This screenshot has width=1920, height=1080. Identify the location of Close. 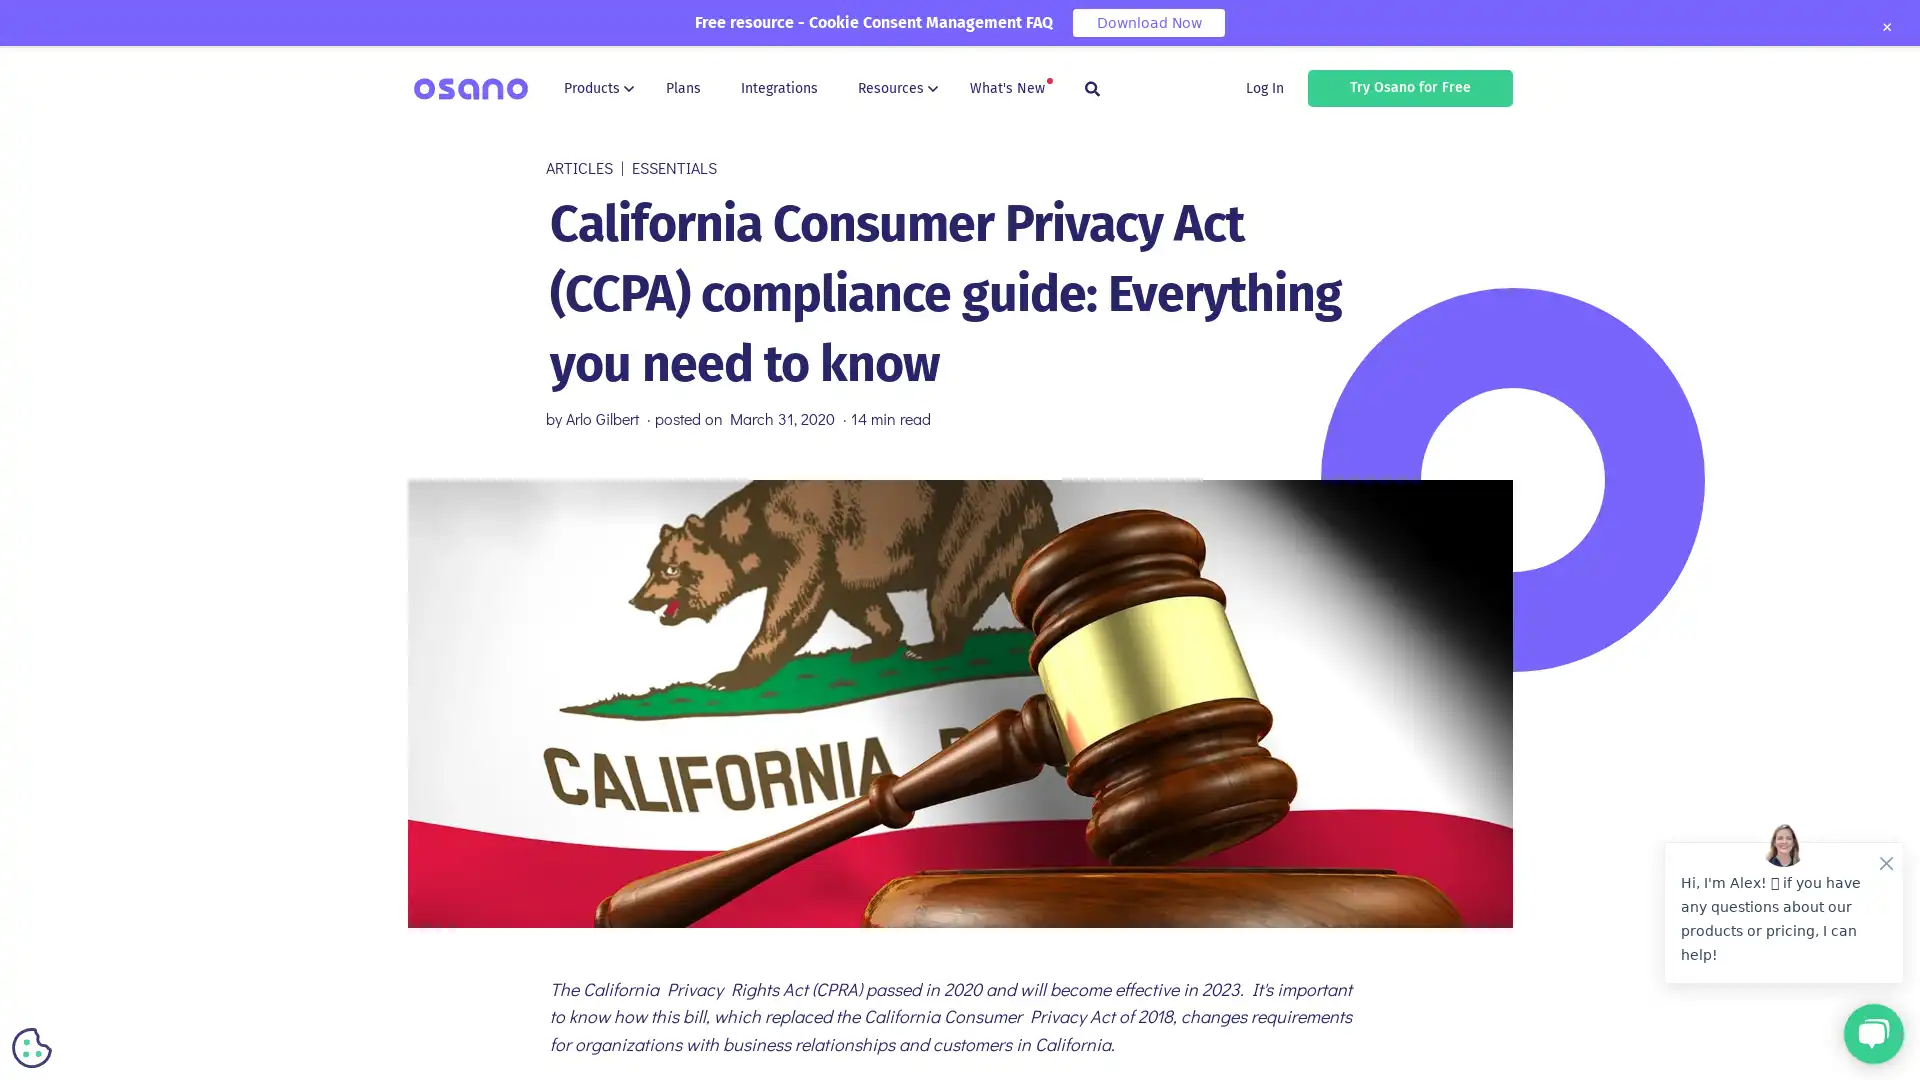
(1885, 27).